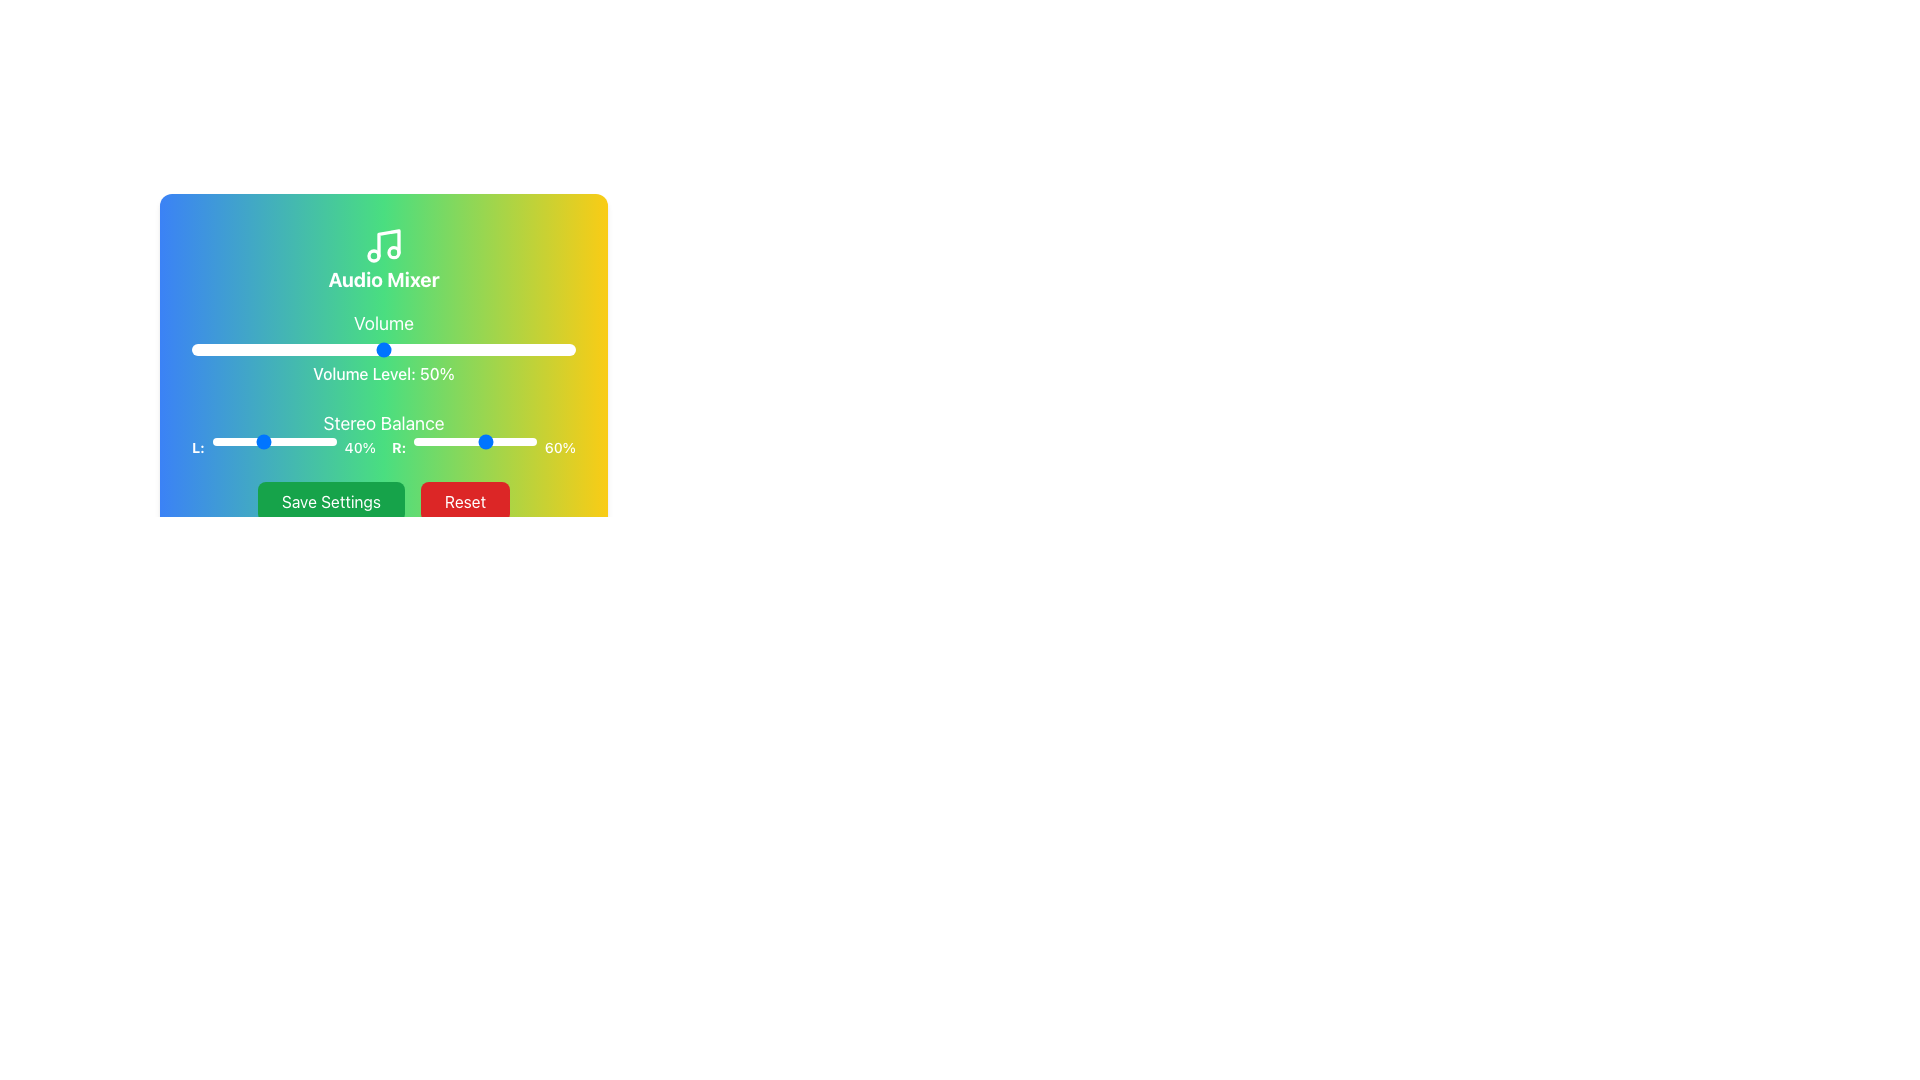  Describe the element at coordinates (268, 441) in the screenshot. I see `the slider` at that location.